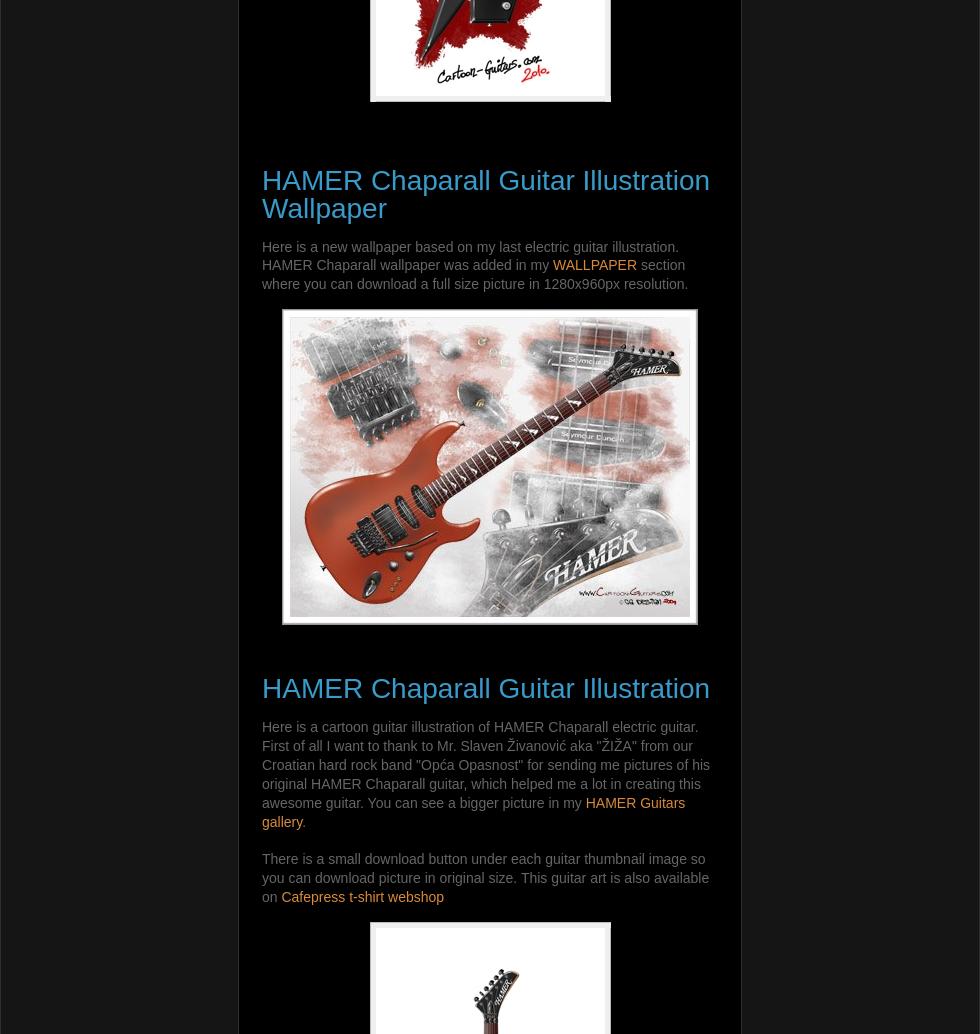 The height and width of the screenshot is (1034, 980). Describe the element at coordinates (261, 688) in the screenshot. I see `'HAMER Chaparall Guitar Illustration'` at that location.